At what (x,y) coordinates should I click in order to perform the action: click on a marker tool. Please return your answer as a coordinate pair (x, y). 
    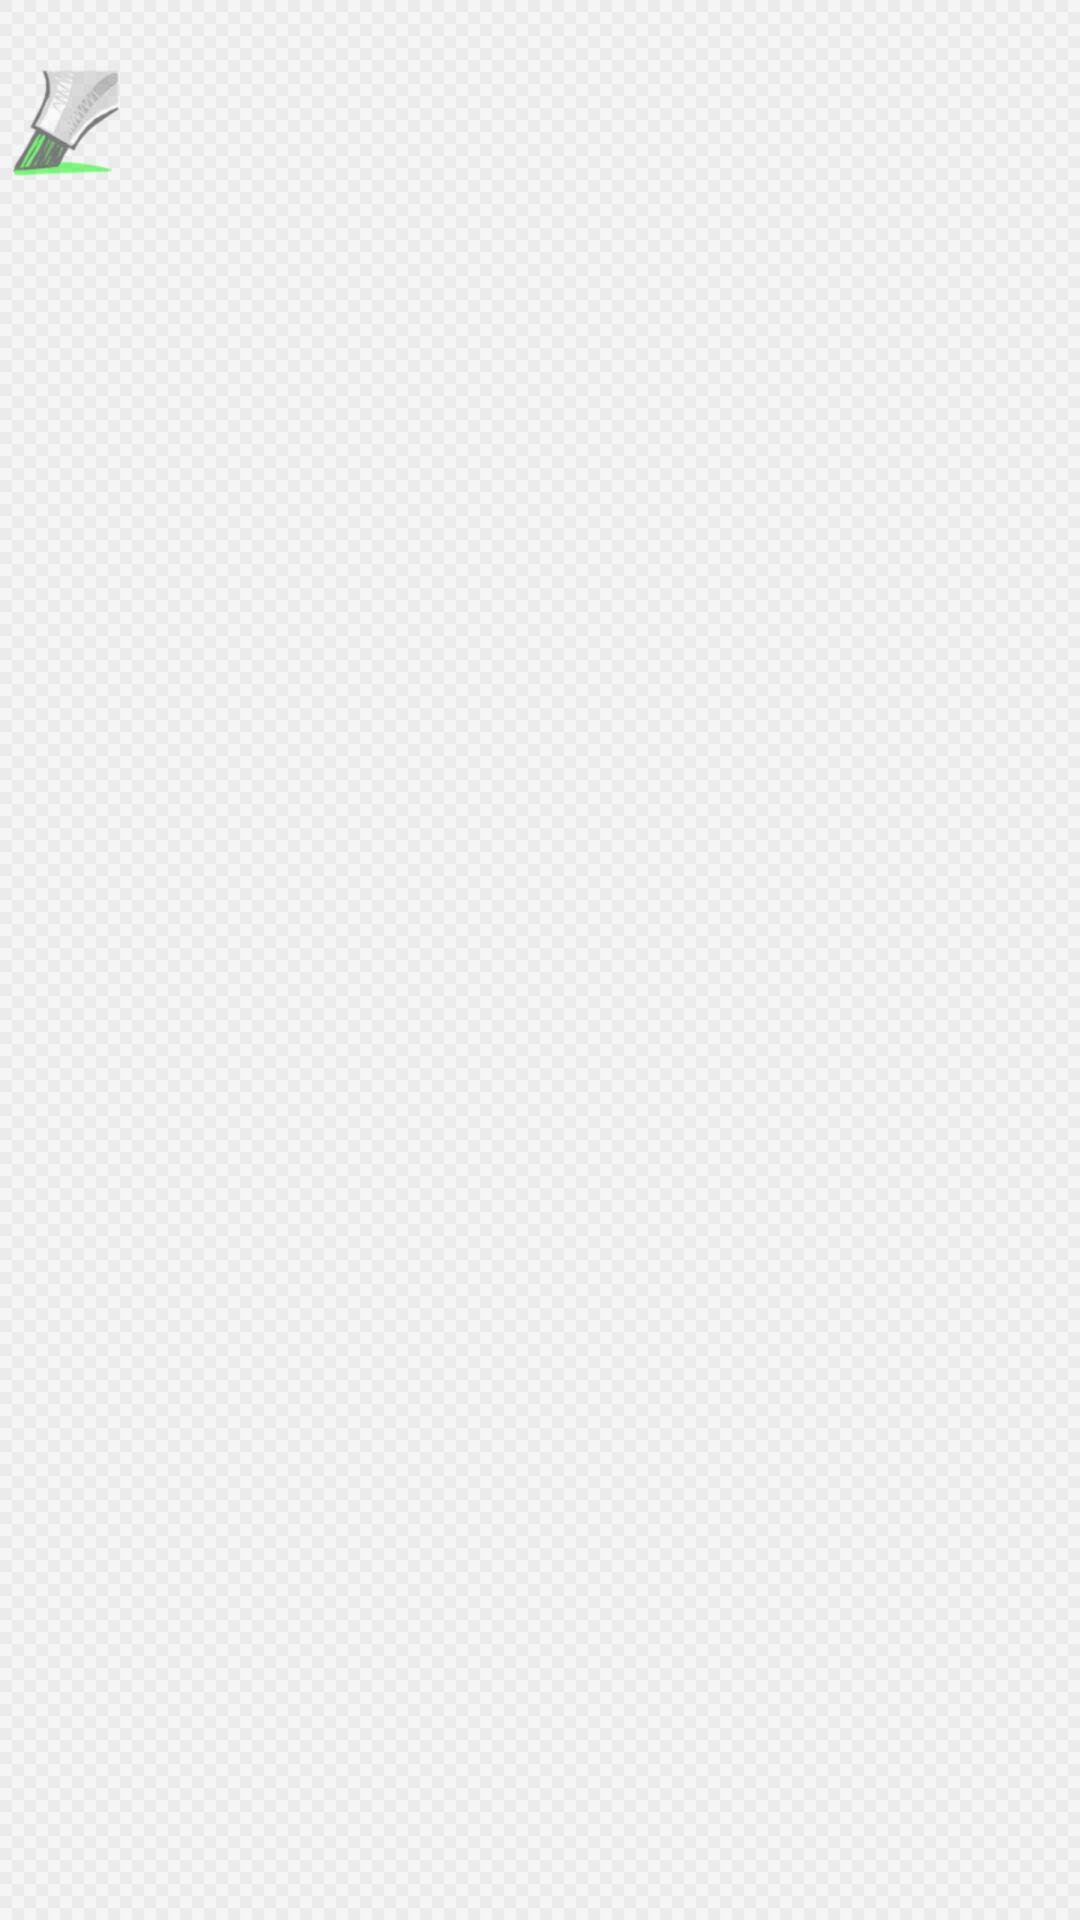
    Looking at the image, I should click on (61, 124).